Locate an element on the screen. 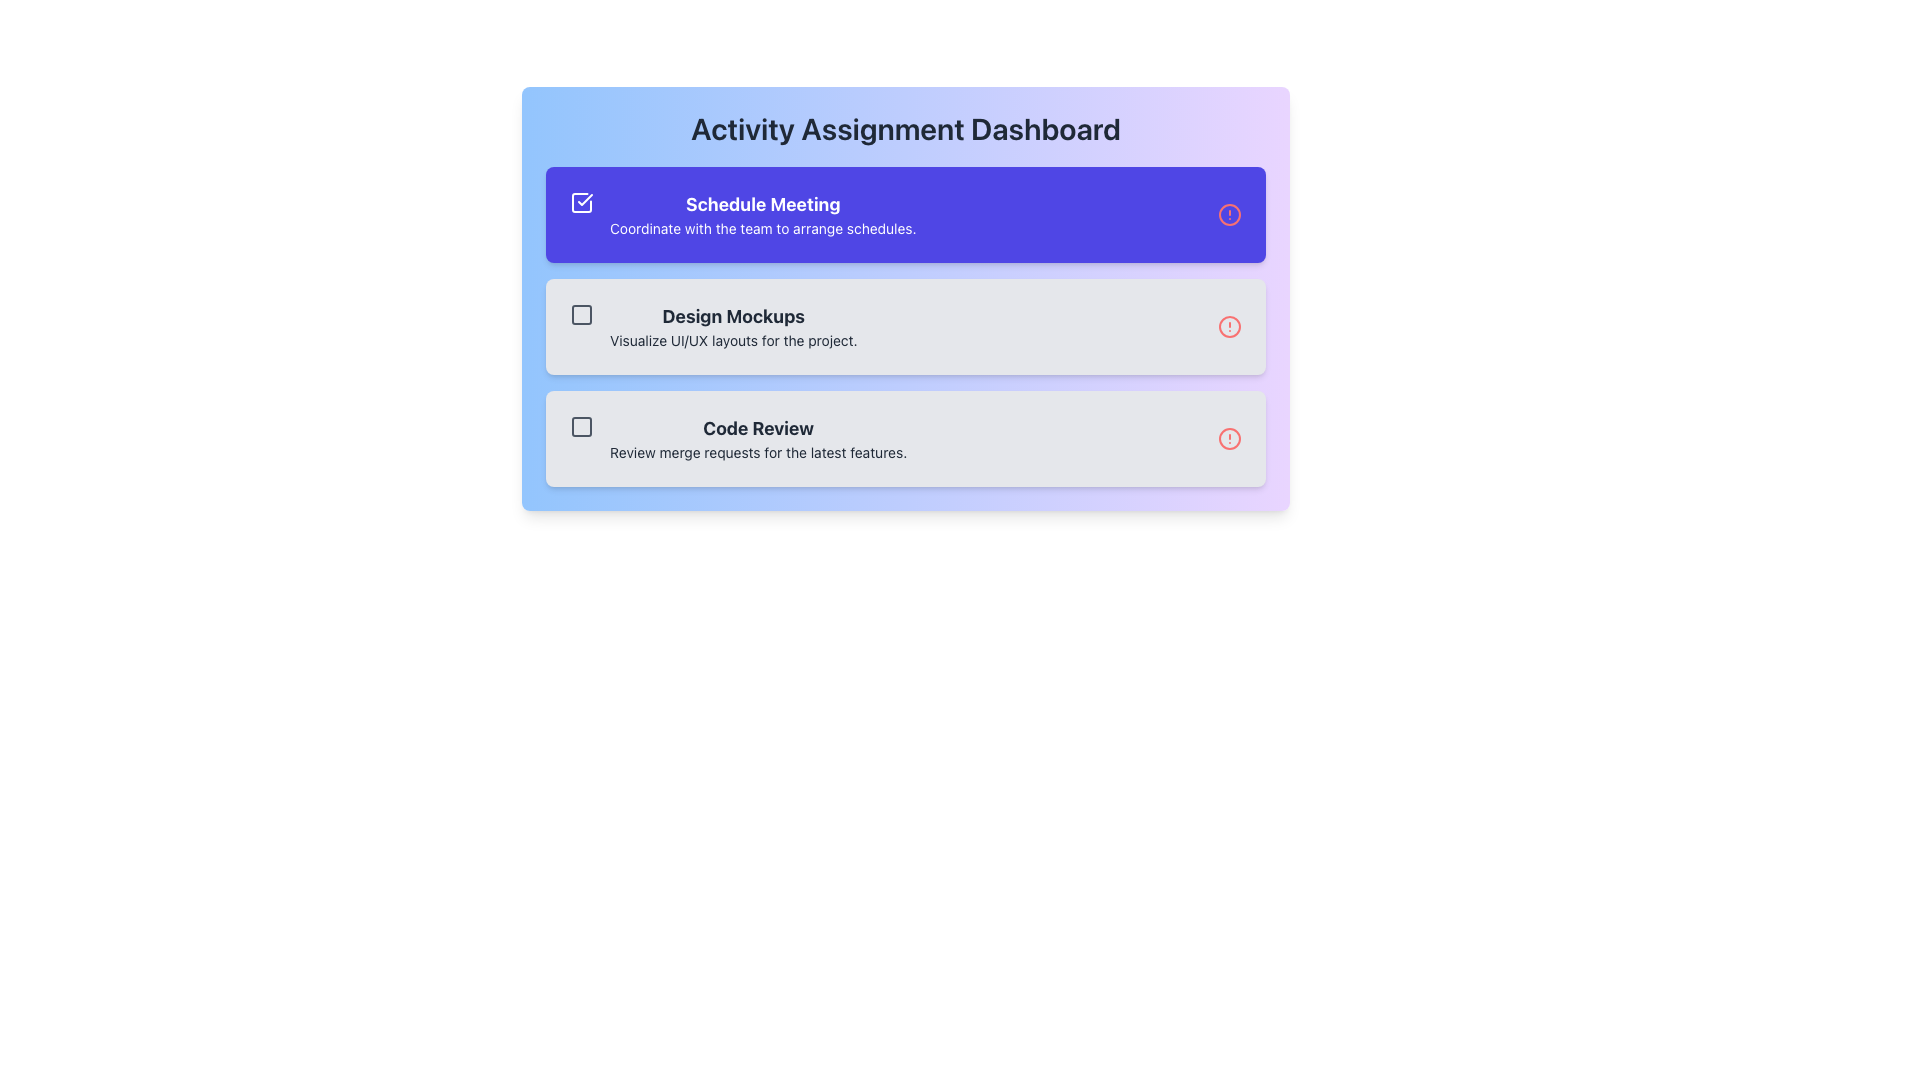  the graphical box with a dark gray outline and light gray fill located to the left of the 'Code Review' text in the third task item of the list is located at coordinates (580, 426).